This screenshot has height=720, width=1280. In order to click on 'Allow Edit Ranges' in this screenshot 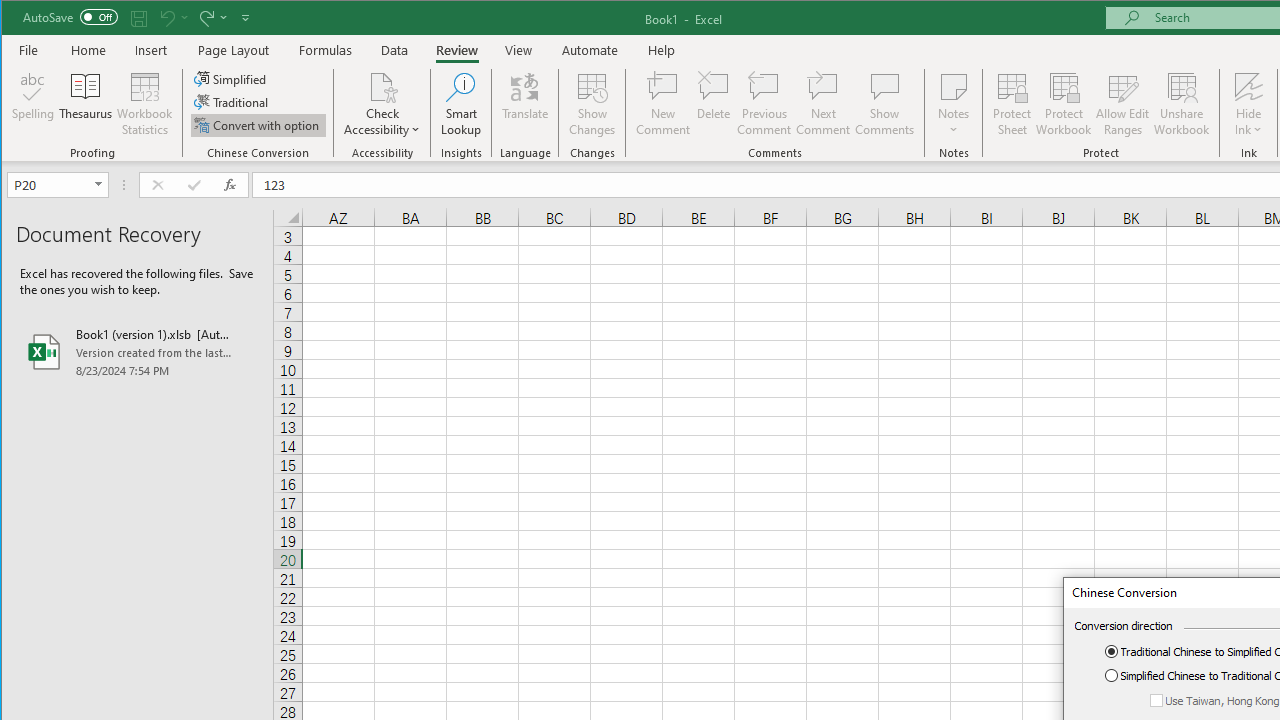, I will do `click(1123, 104)`.